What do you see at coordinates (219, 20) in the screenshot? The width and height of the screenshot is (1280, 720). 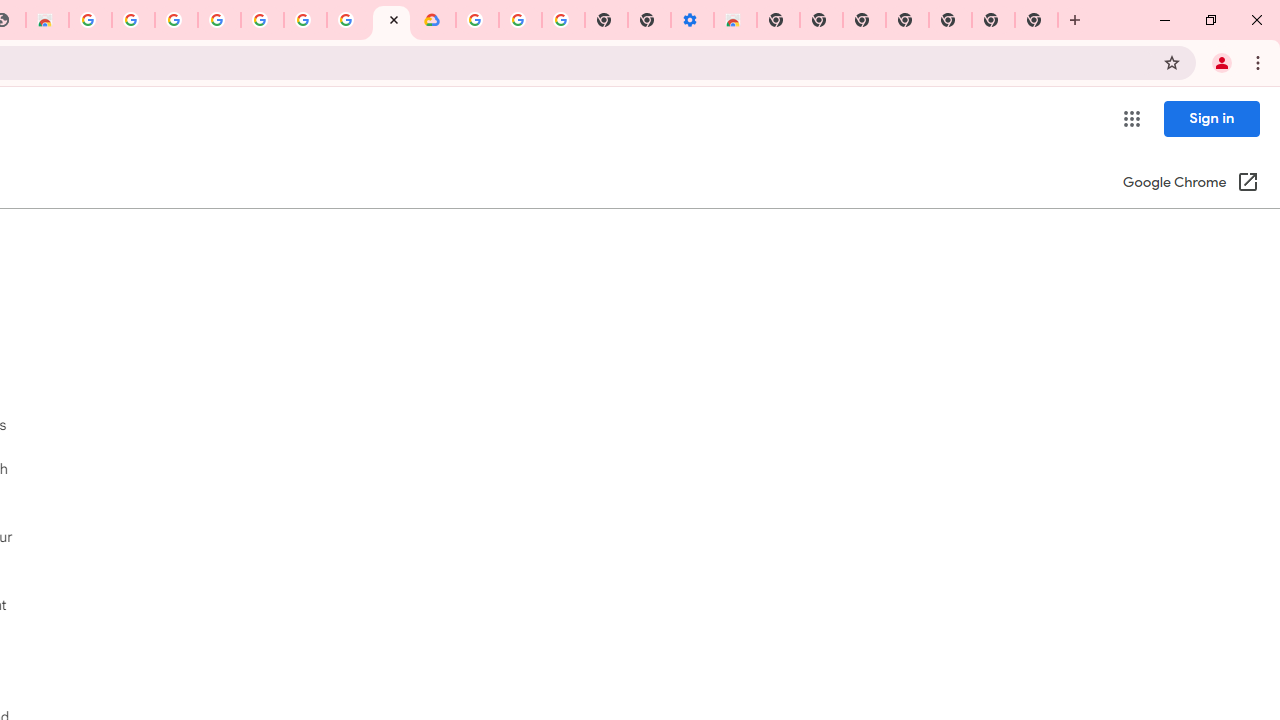 I see `'Sign in - Google Accounts'` at bounding box center [219, 20].